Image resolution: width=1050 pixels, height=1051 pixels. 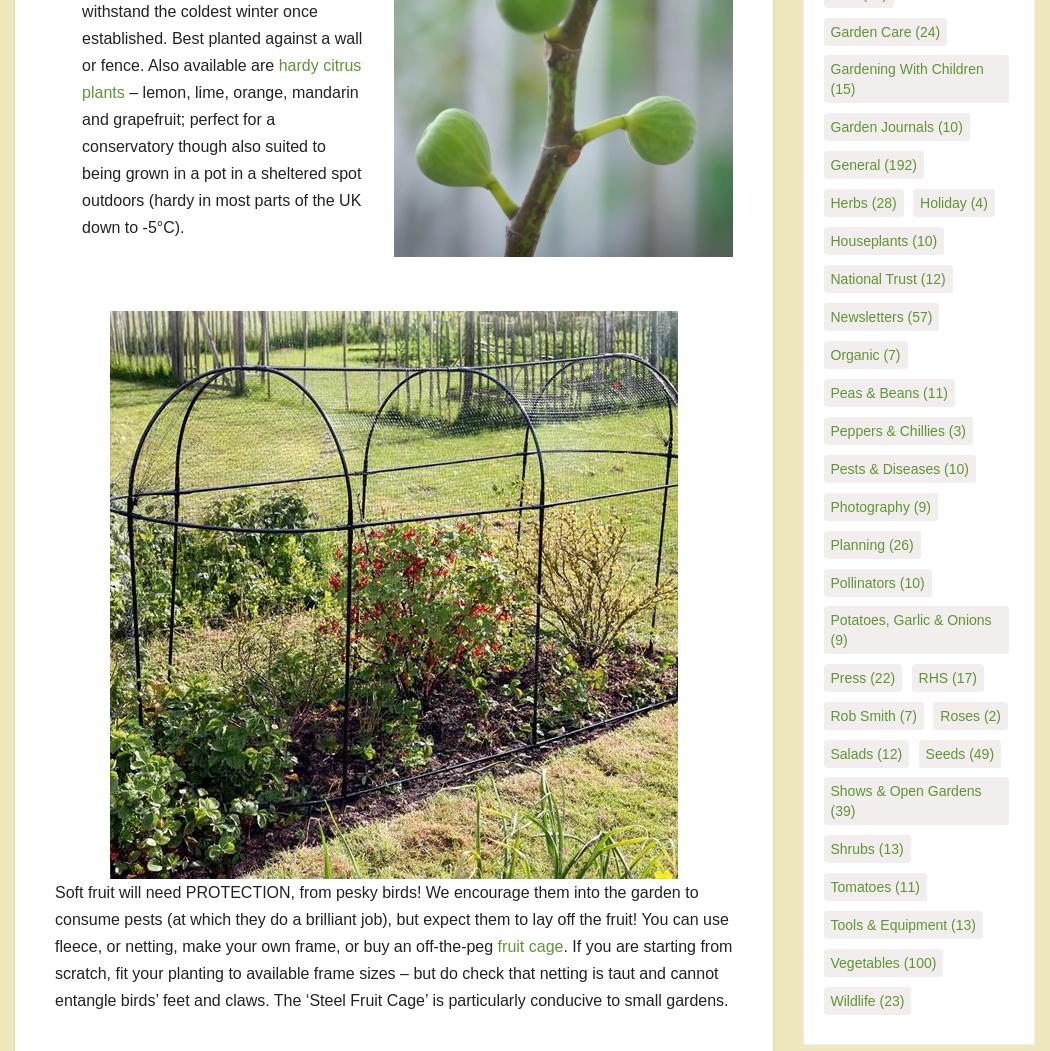 I want to click on '(22)', so click(x=879, y=678).